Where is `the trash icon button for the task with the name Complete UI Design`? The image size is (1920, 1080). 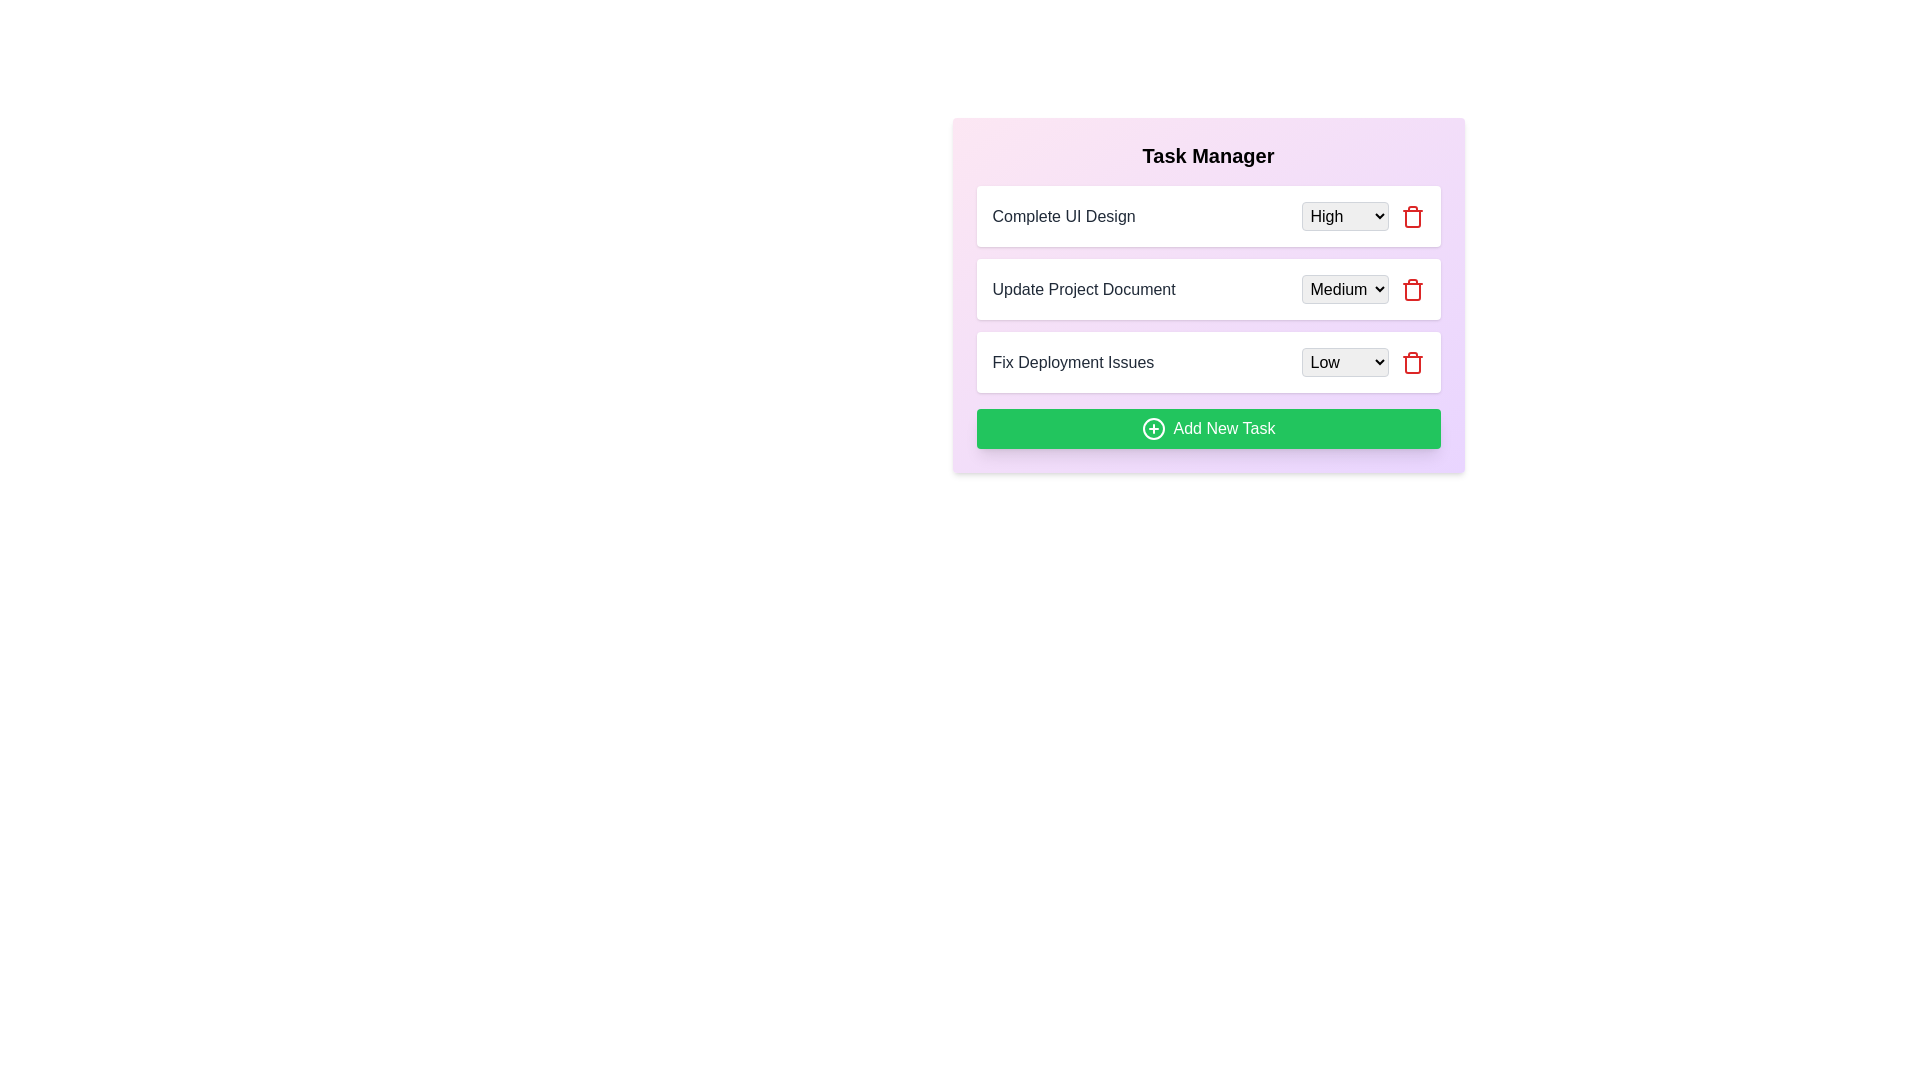 the trash icon button for the task with the name Complete UI Design is located at coordinates (1411, 216).